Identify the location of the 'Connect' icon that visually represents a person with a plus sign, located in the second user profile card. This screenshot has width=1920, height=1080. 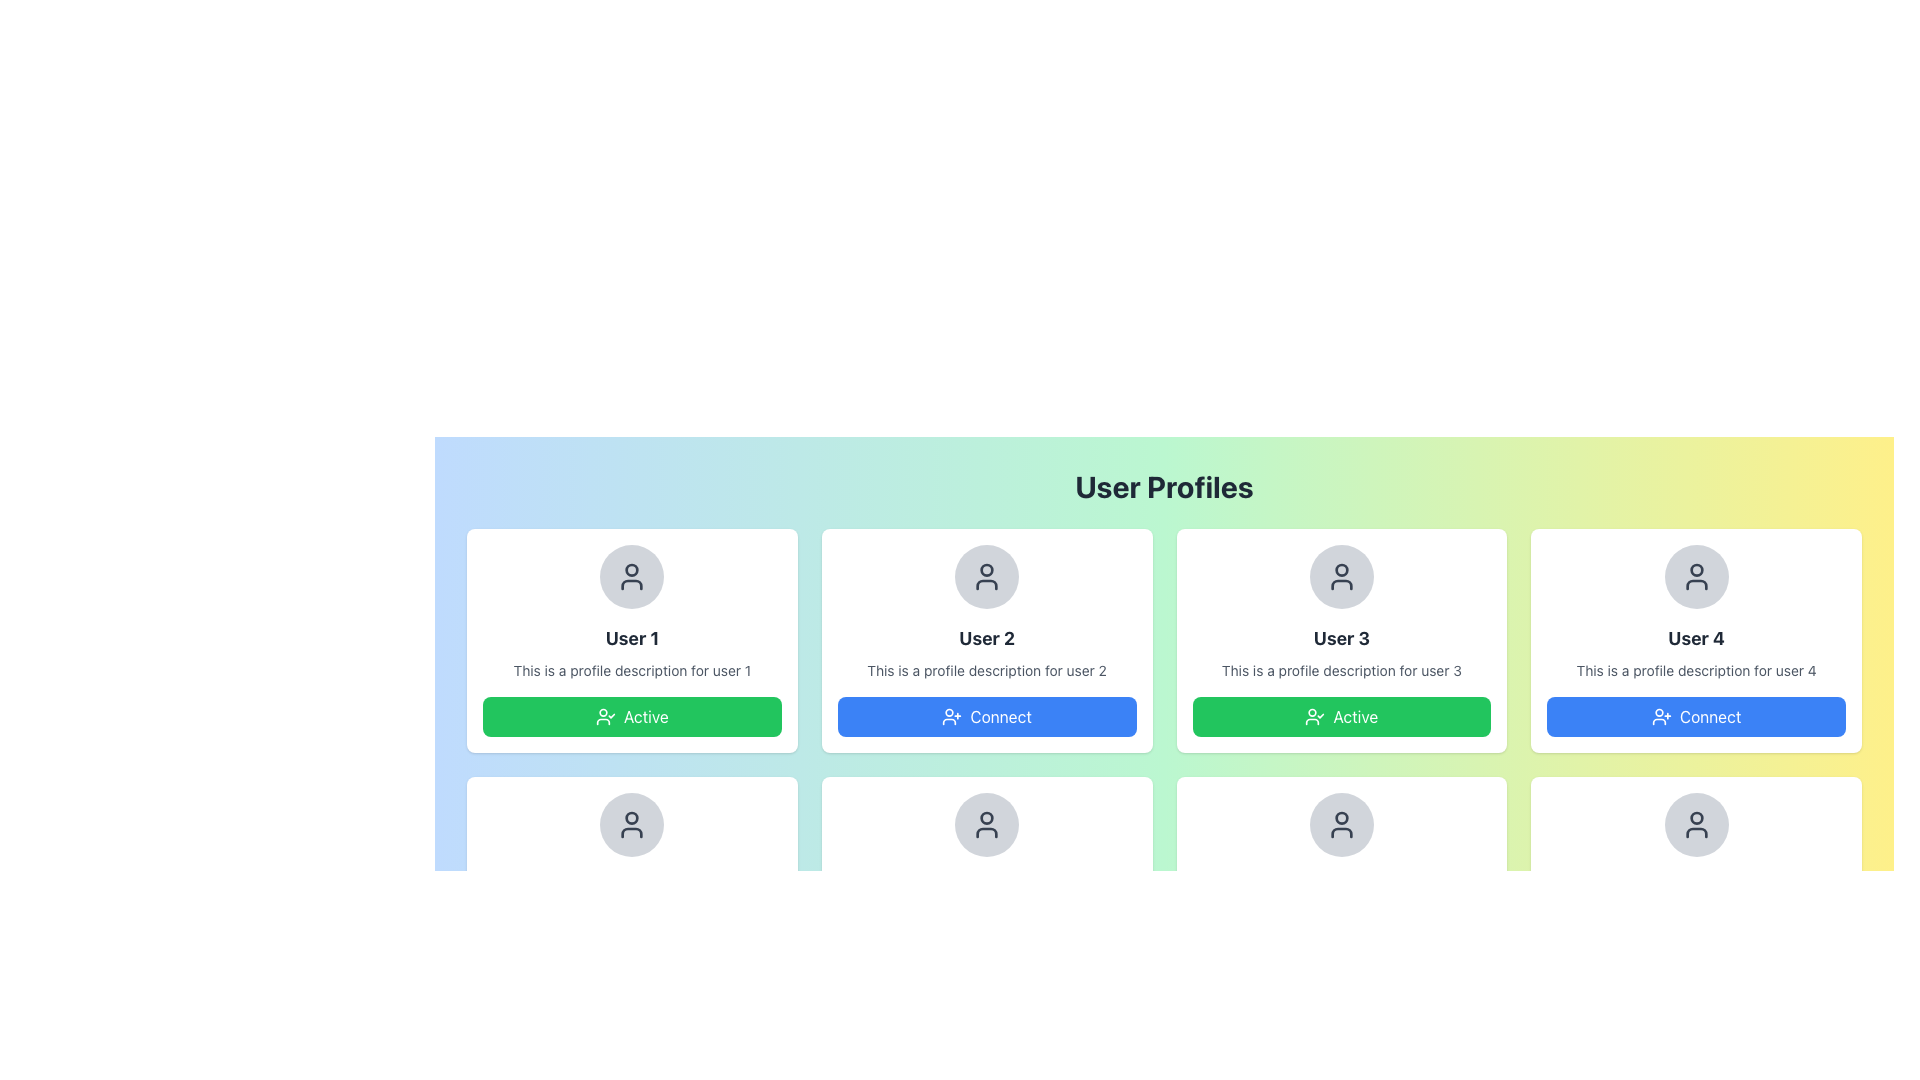
(951, 716).